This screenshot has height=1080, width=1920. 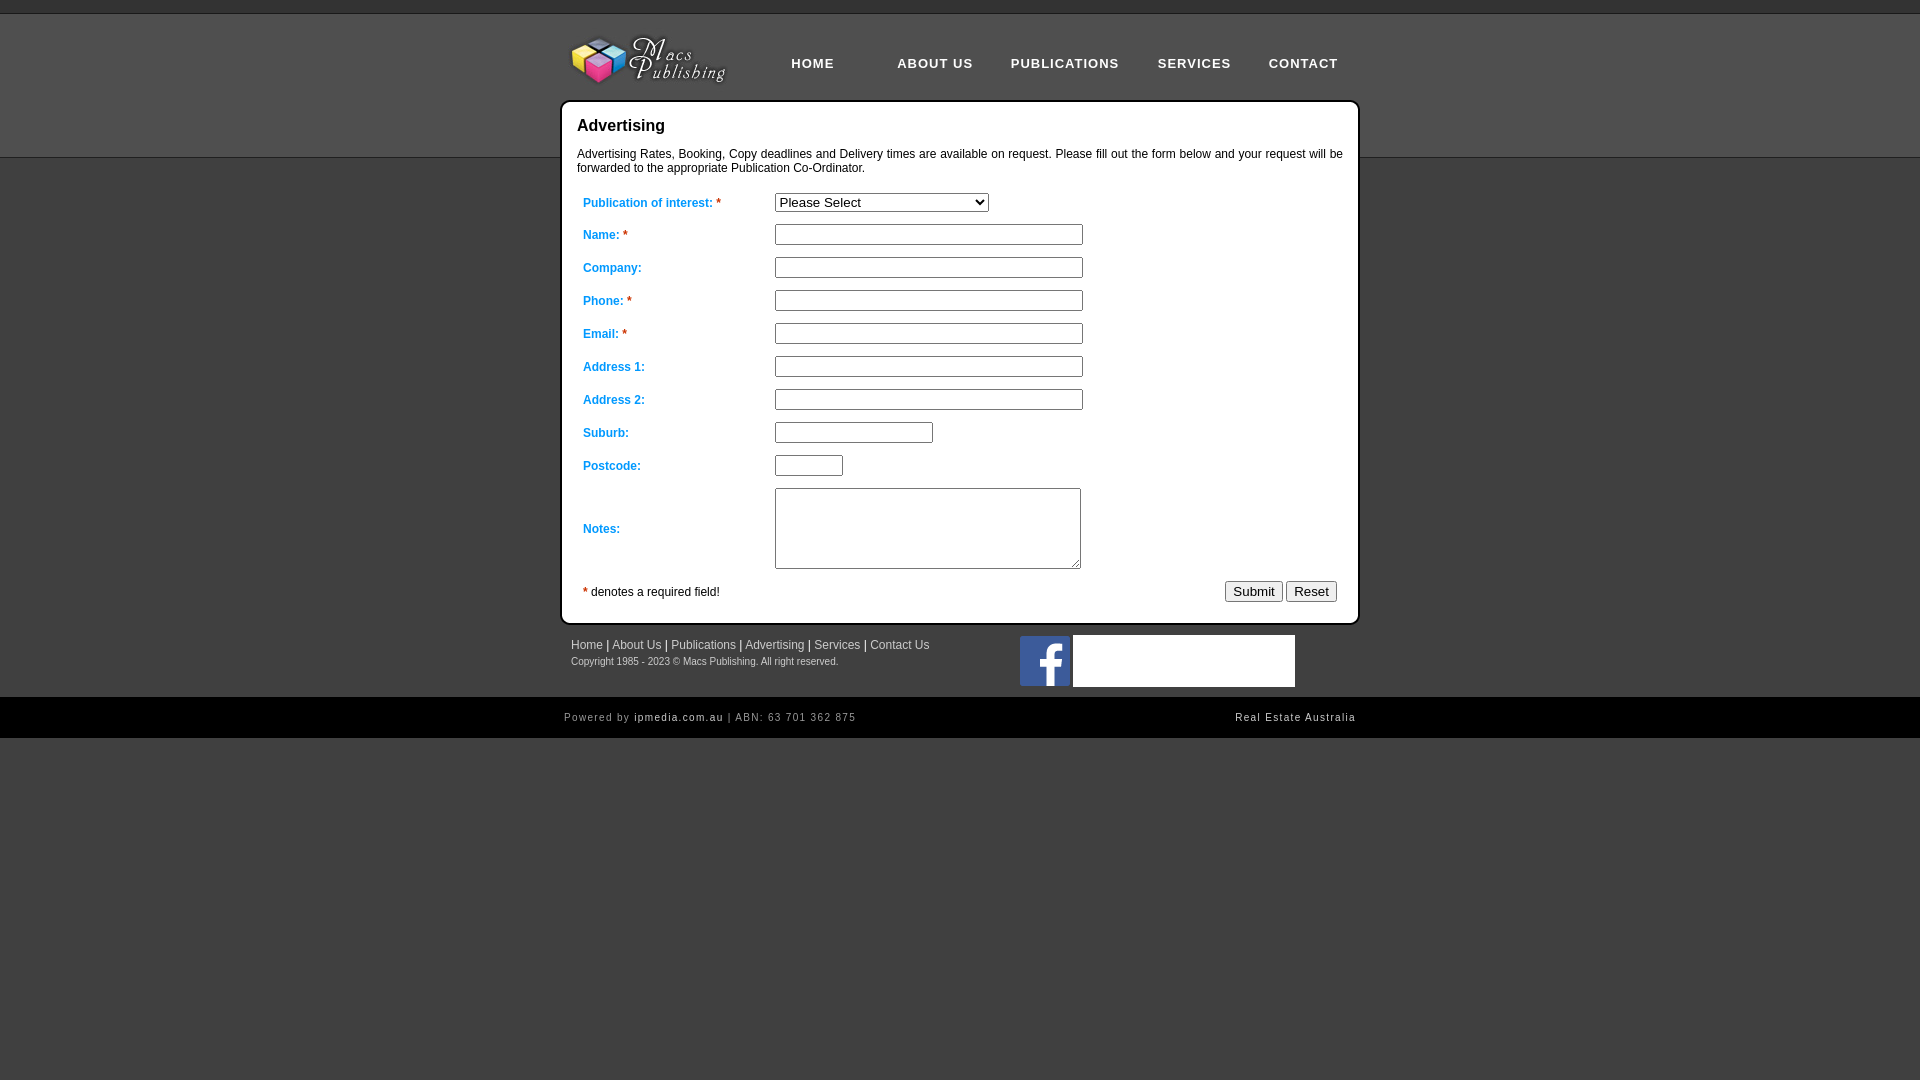 What do you see at coordinates (773, 644) in the screenshot?
I see `'Advertising'` at bounding box center [773, 644].